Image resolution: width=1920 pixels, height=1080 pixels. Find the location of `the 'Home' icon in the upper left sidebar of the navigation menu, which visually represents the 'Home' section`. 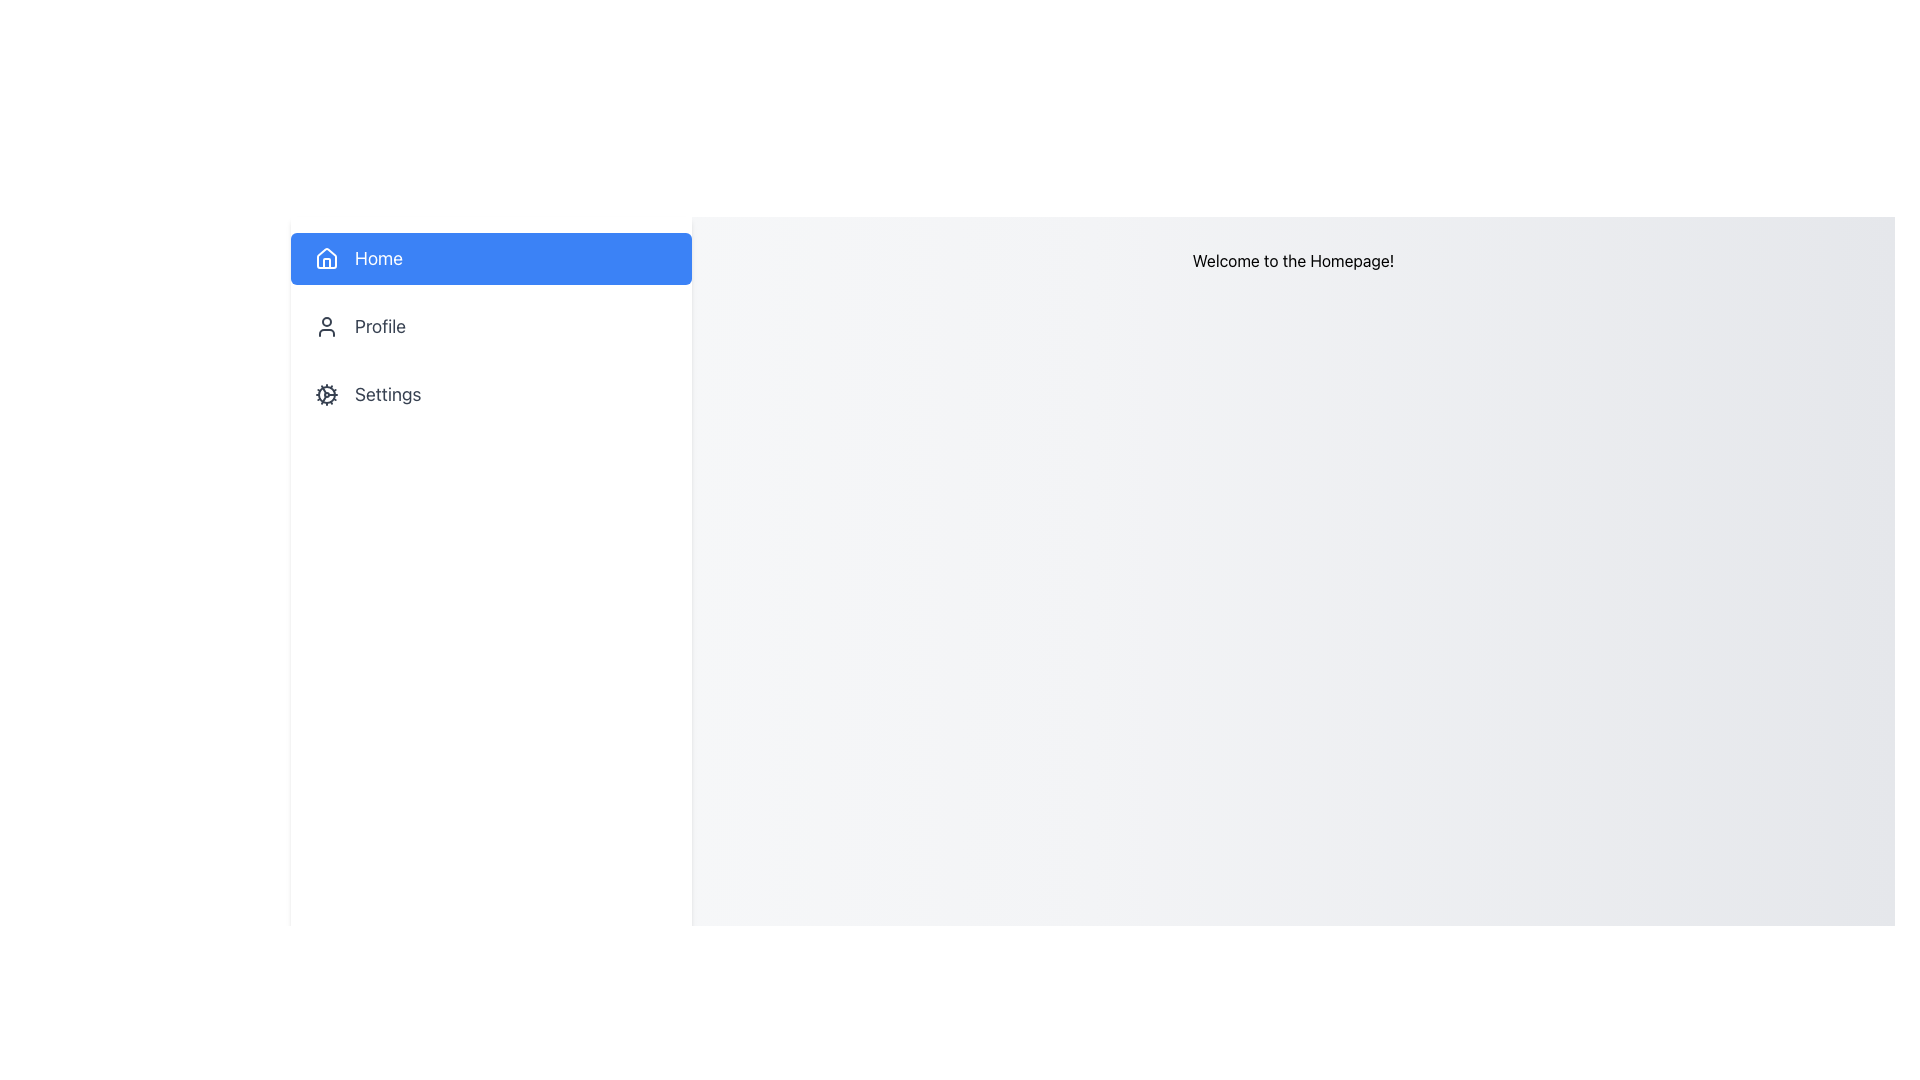

the 'Home' icon in the upper left sidebar of the navigation menu, which visually represents the 'Home' section is located at coordinates (326, 257).